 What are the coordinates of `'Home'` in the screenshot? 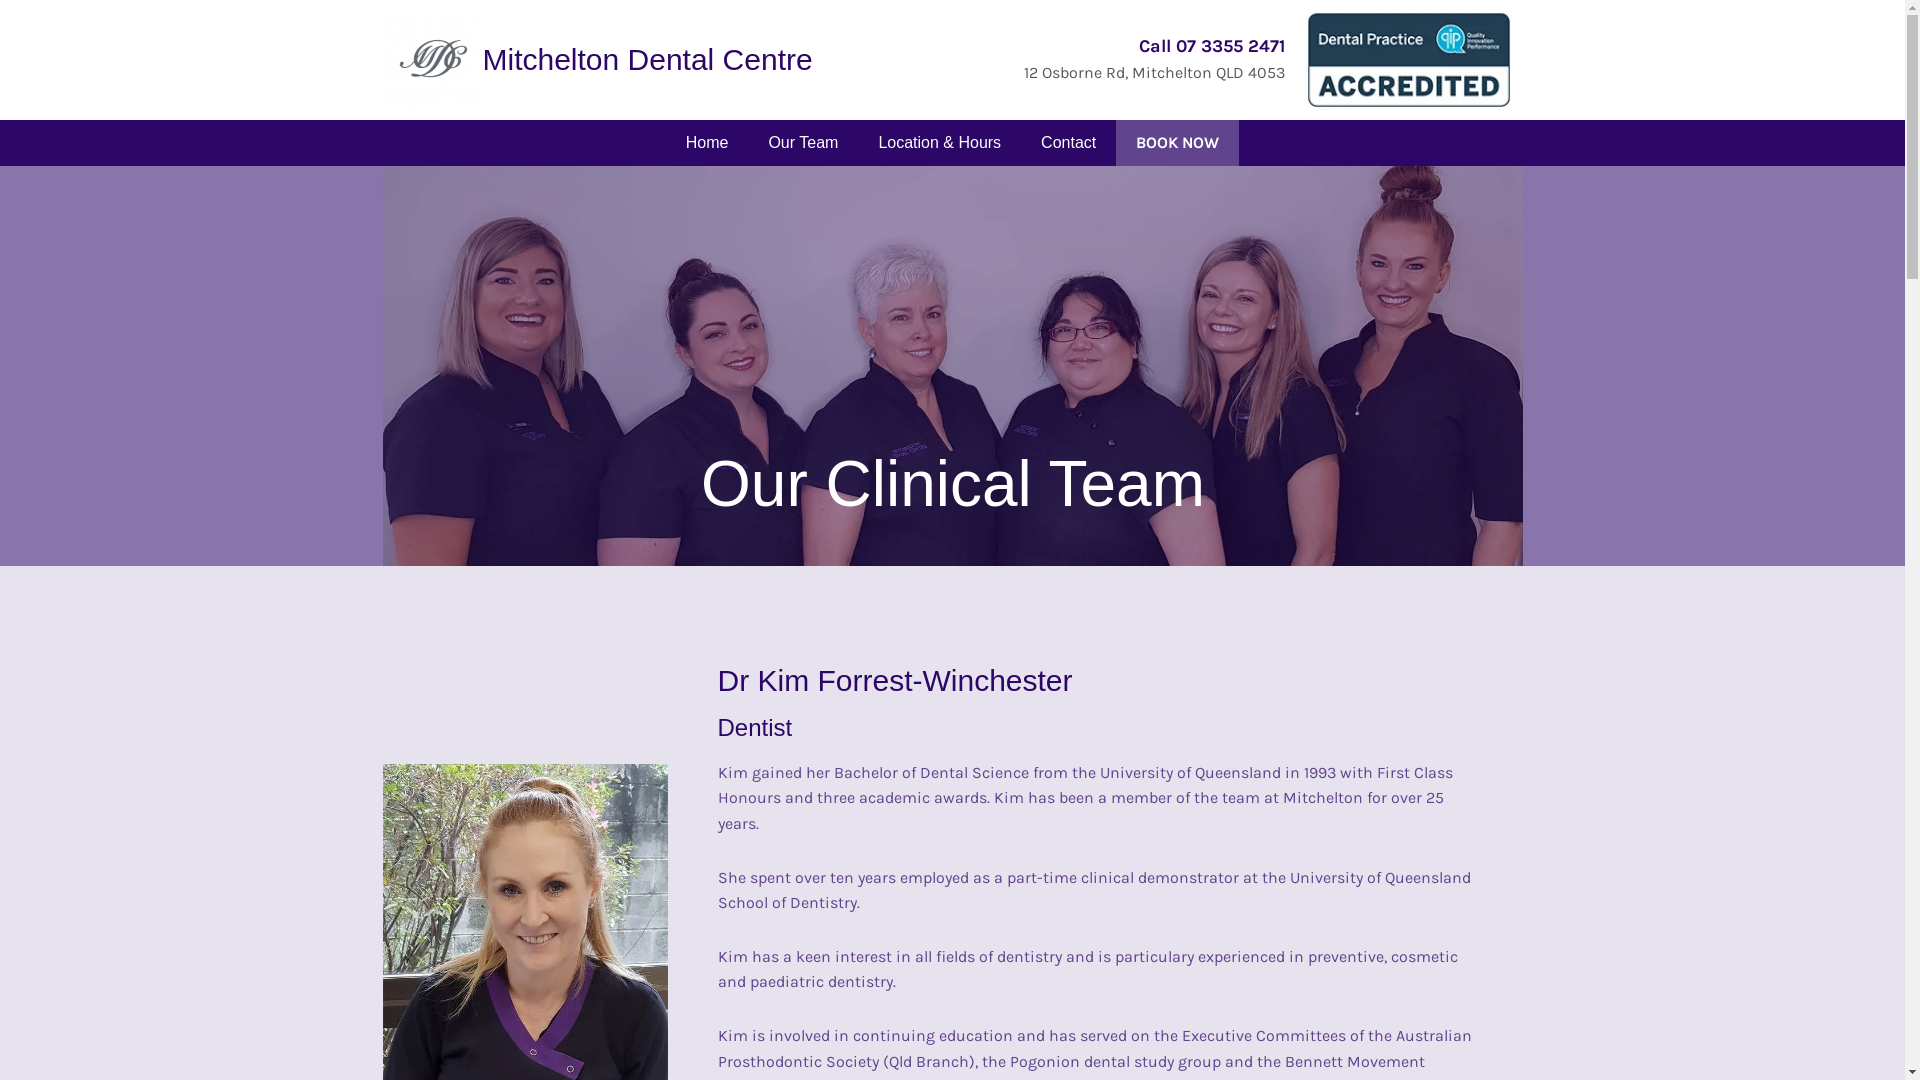 It's located at (707, 141).